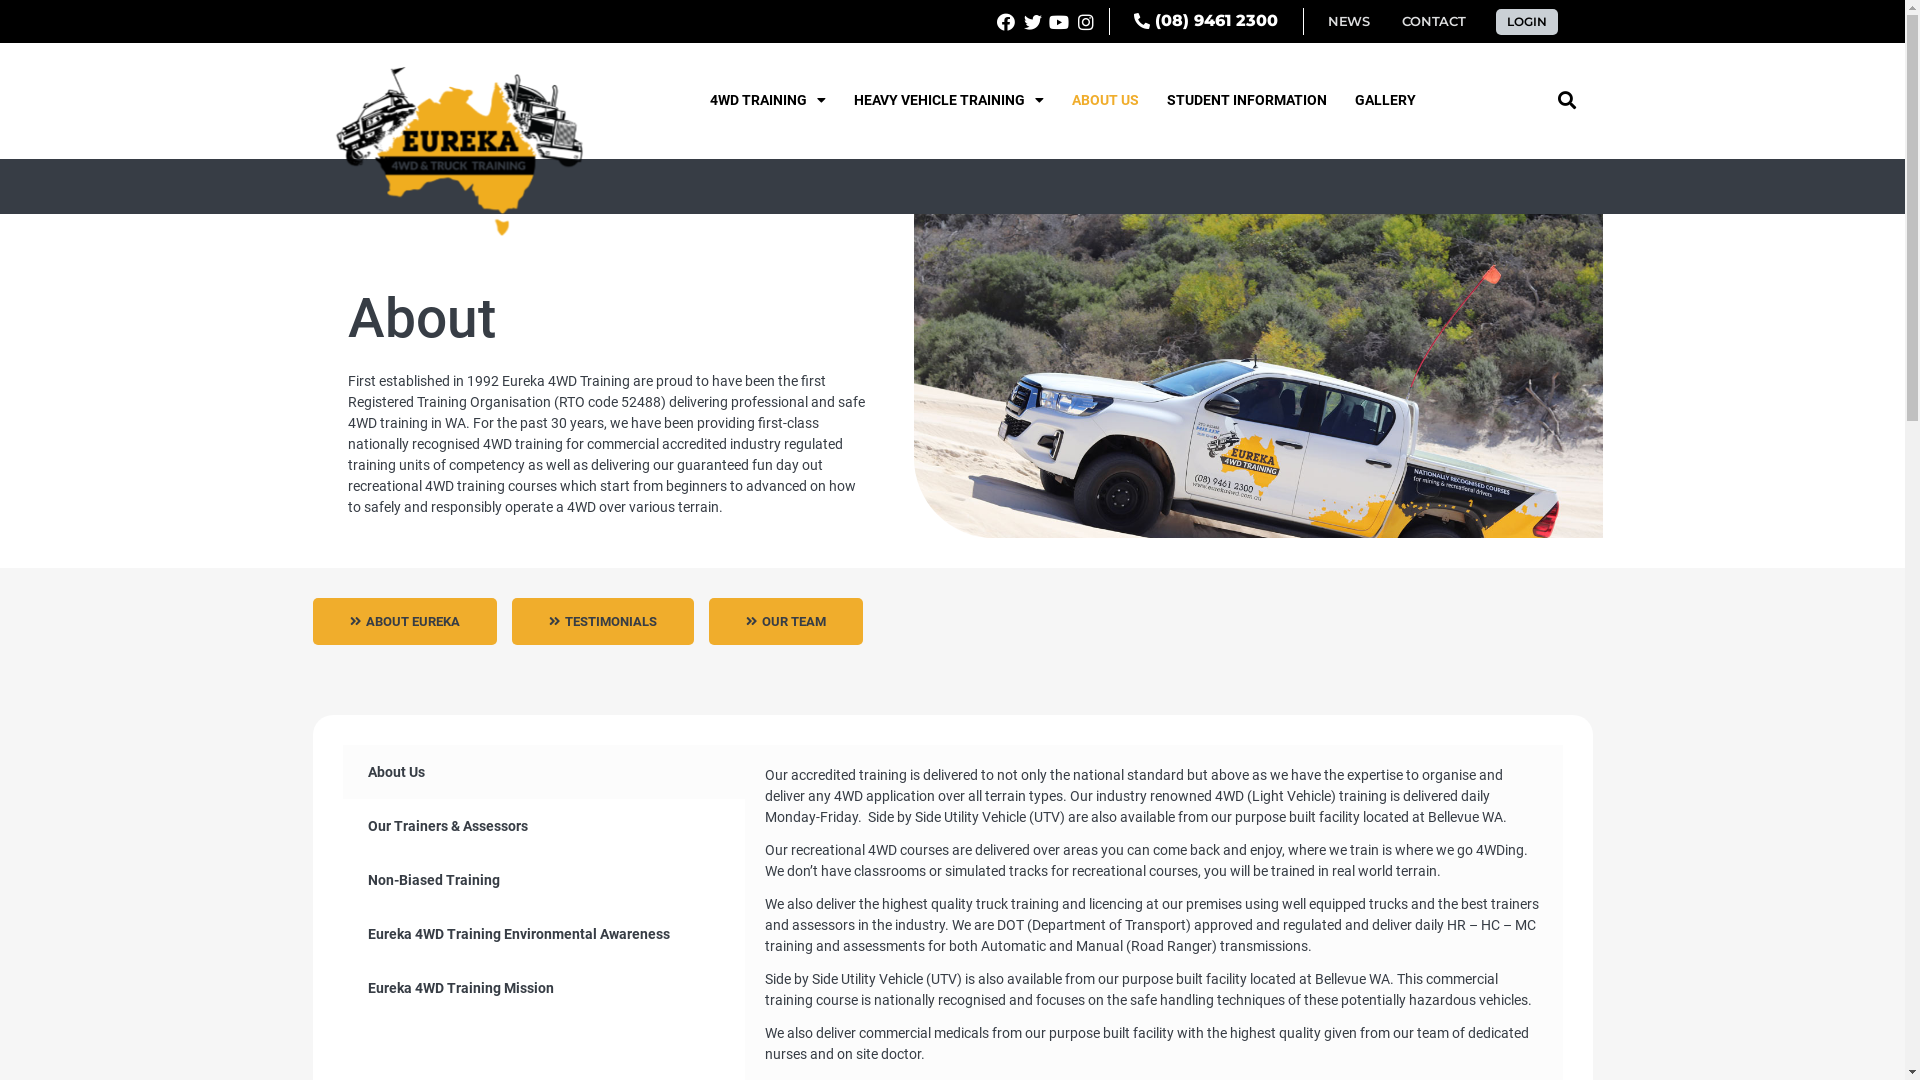  What do you see at coordinates (1246, 100) in the screenshot?
I see `'STUDENT INFORMATION'` at bounding box center [1246, 100].